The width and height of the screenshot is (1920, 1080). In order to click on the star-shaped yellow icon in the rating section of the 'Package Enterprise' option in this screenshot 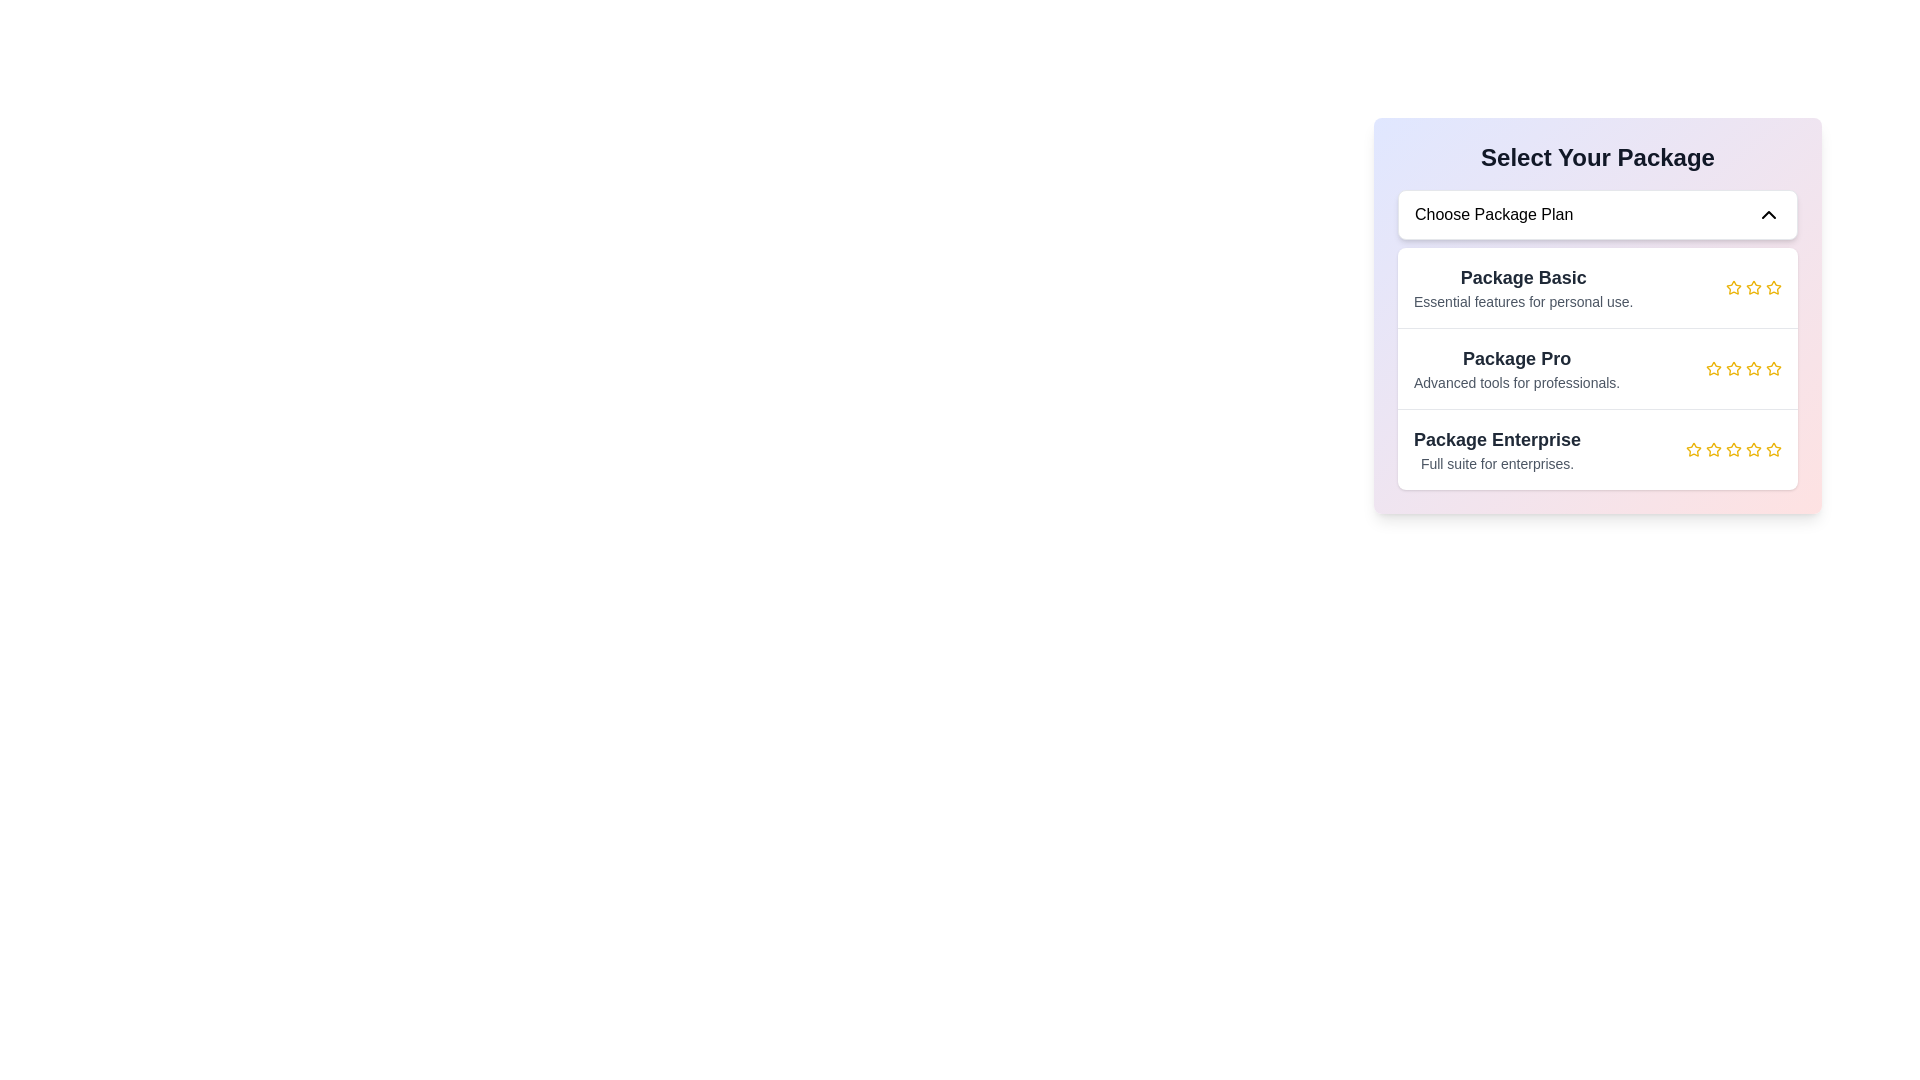, I will do `click(1732, 448)`.